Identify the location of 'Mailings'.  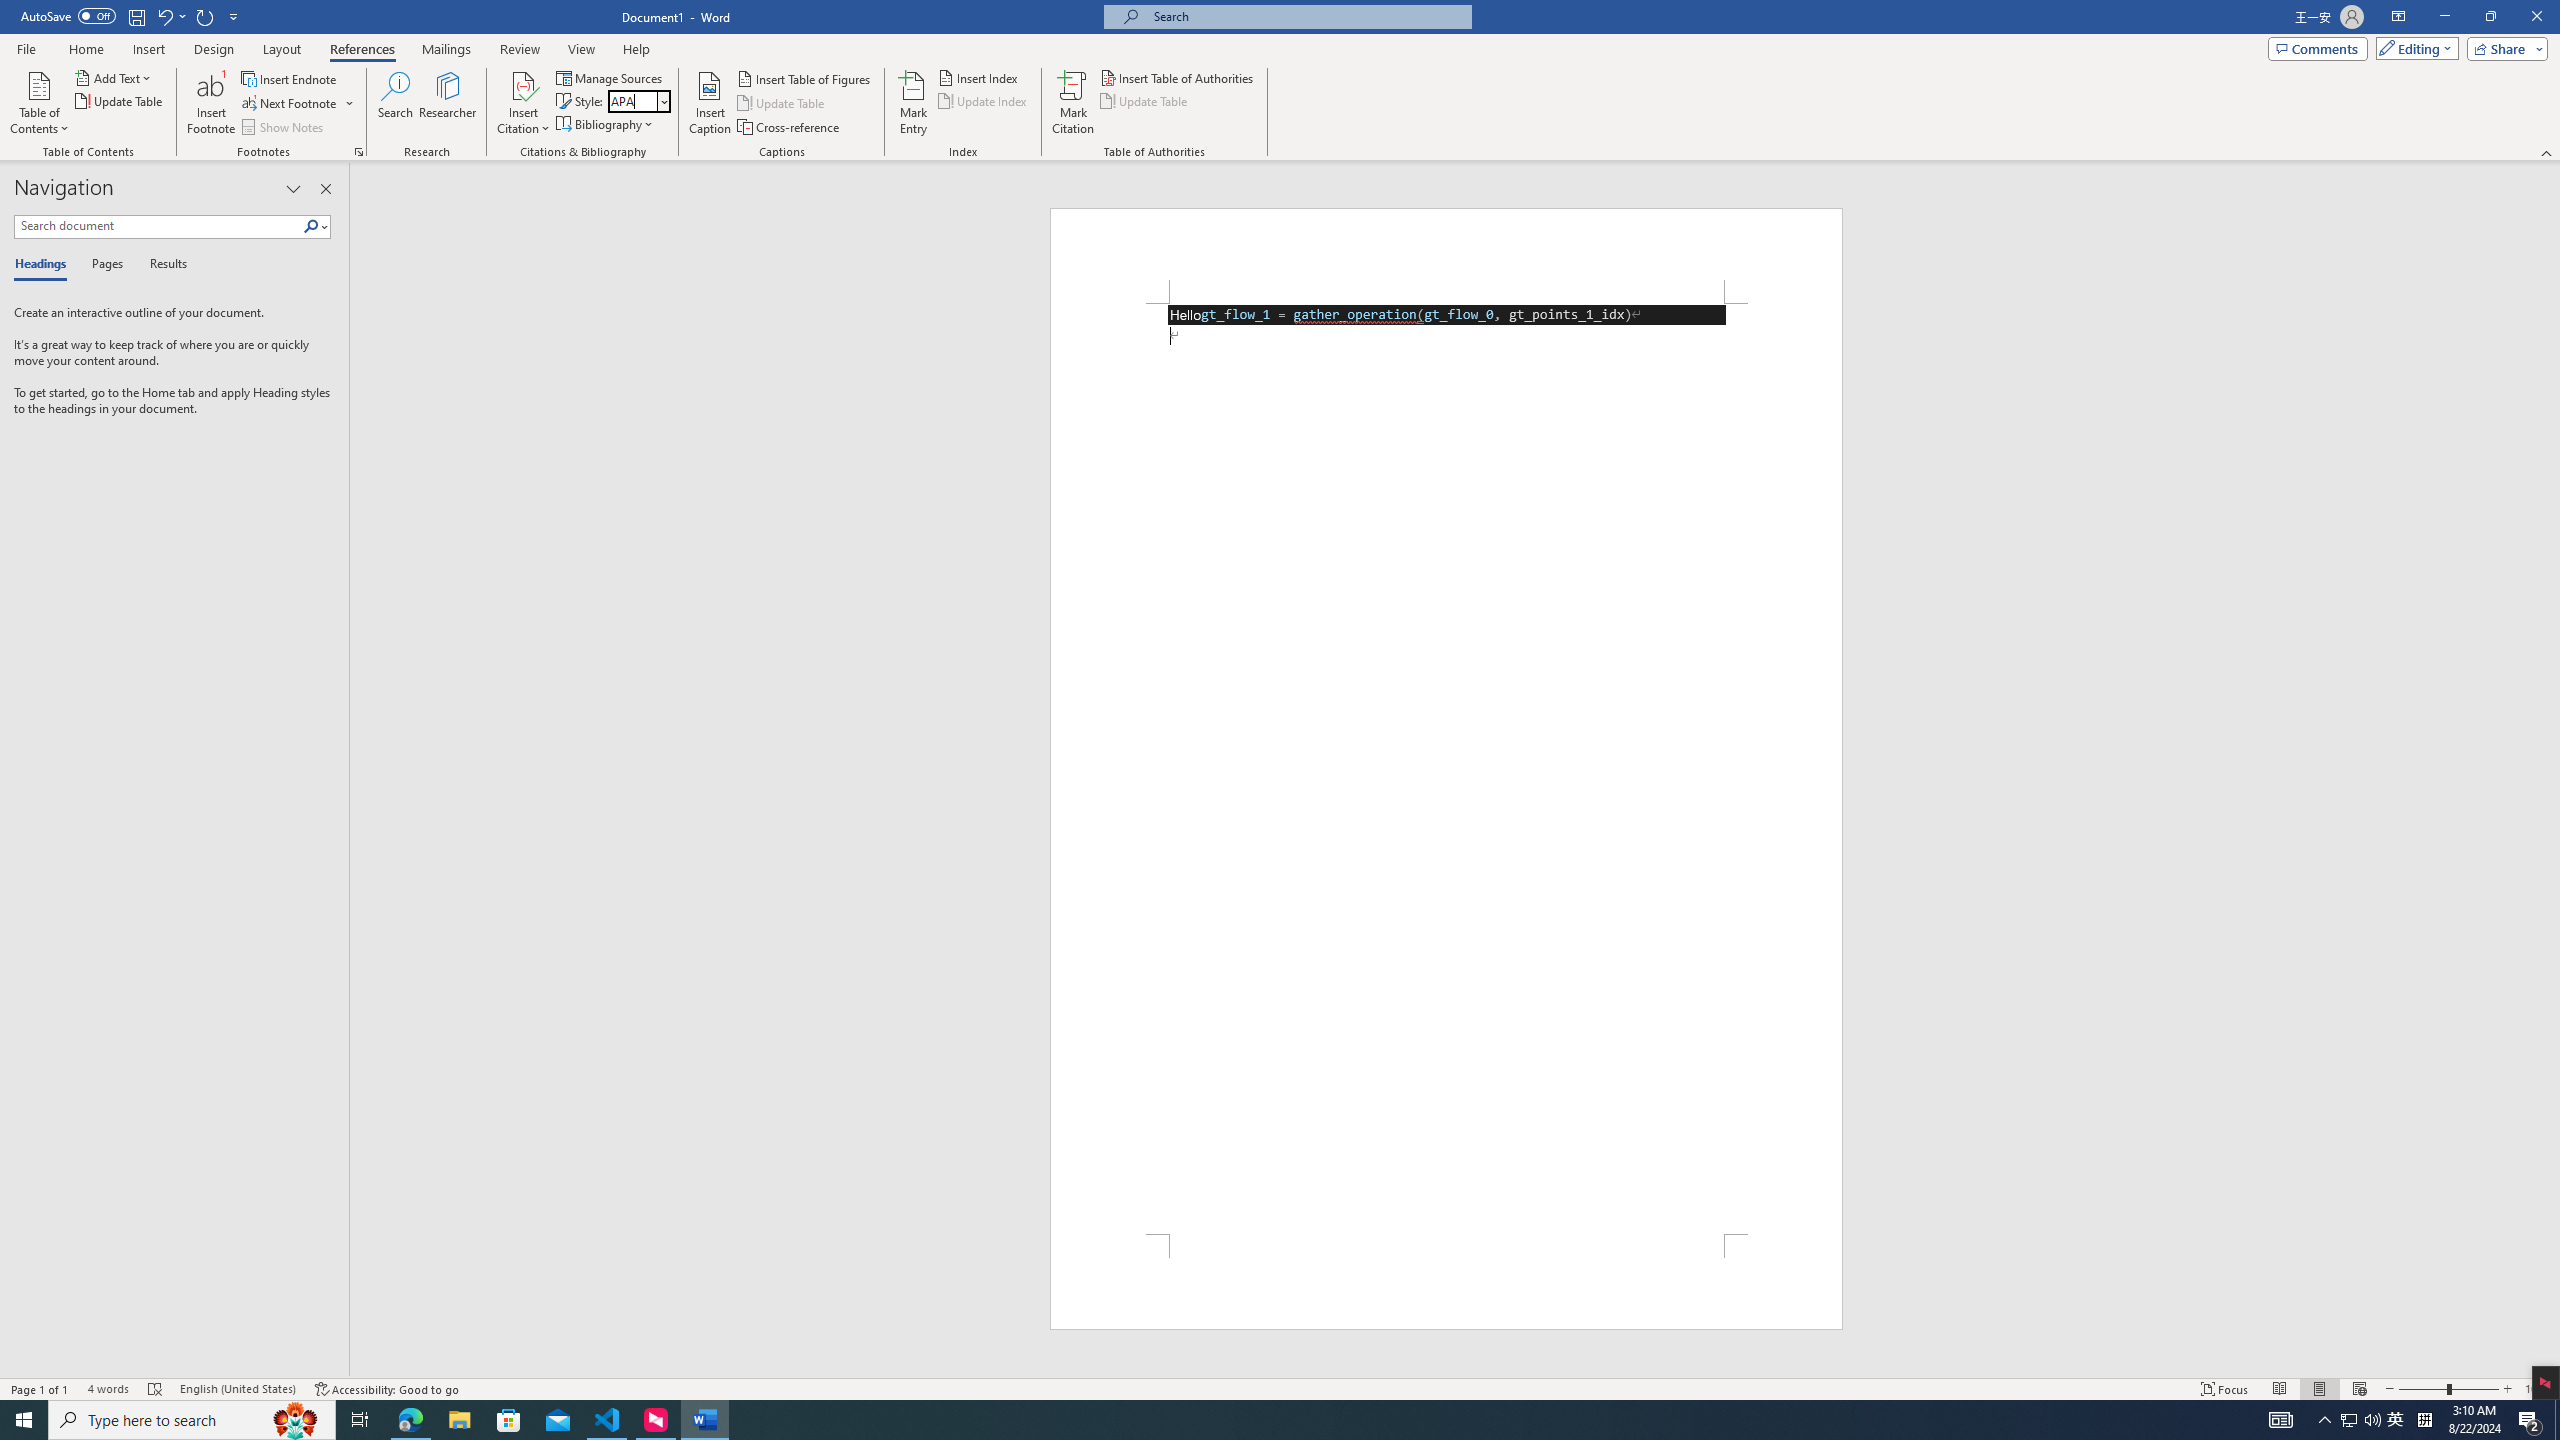
(445, 49).